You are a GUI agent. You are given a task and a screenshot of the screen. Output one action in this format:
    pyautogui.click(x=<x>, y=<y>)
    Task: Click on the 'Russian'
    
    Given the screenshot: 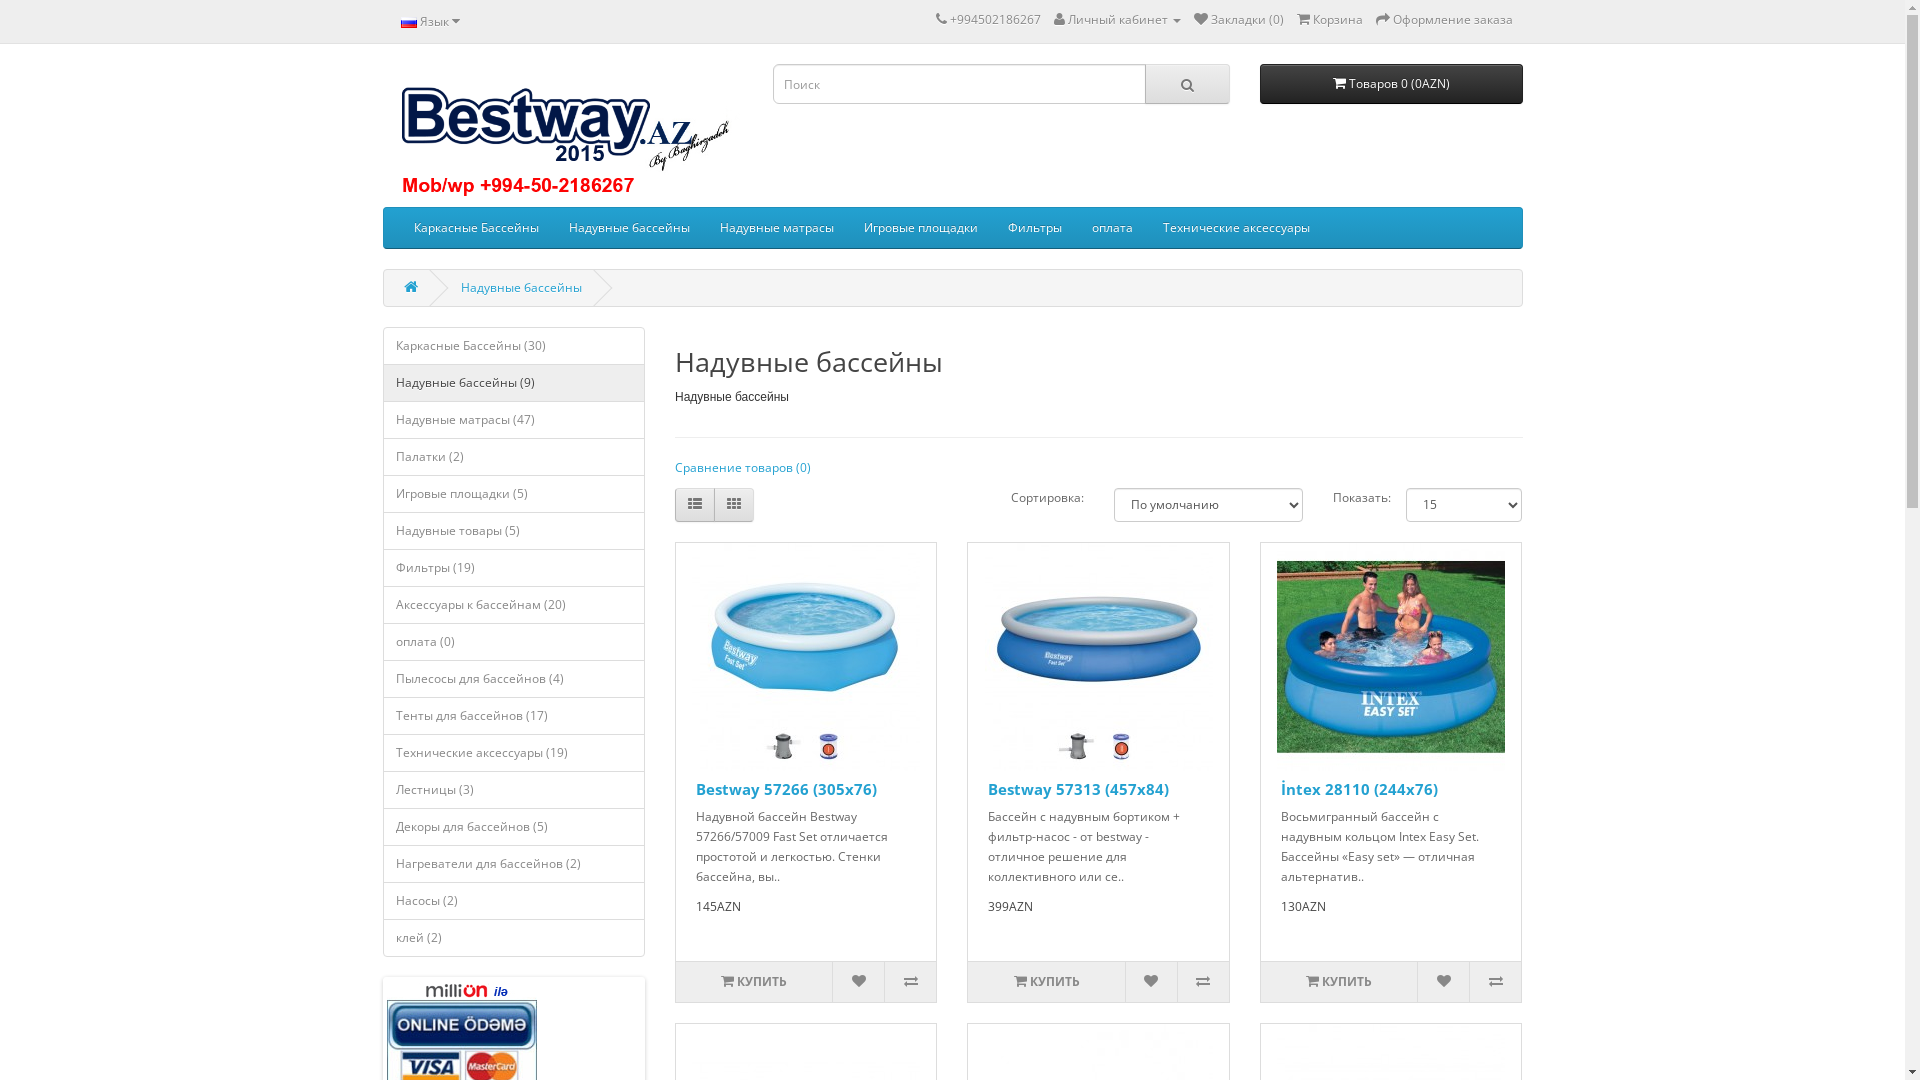 What is the action you would take?
    pyautogui.click(x=407, y=22)
    